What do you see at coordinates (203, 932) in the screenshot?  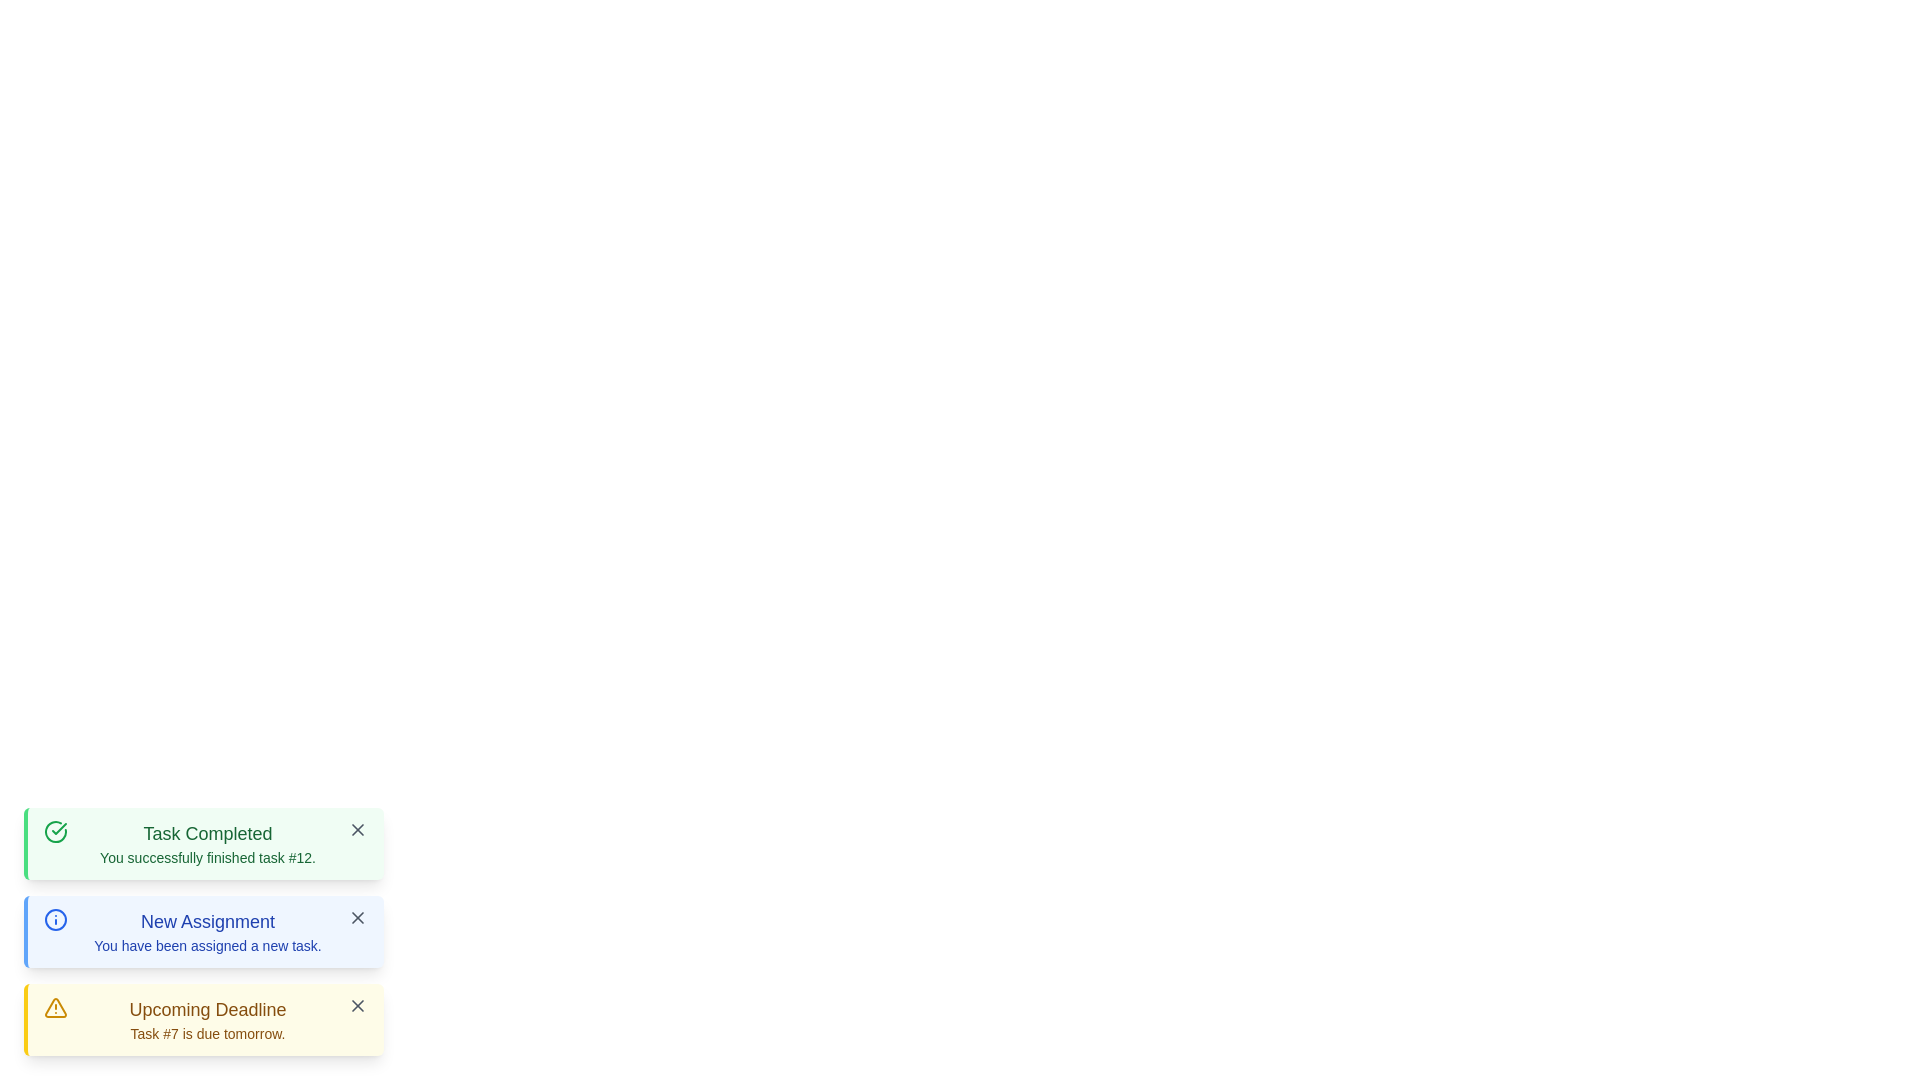 I see `the second informational notification box that informs the user about being assigned a new task` at bounding box center [203, 932].